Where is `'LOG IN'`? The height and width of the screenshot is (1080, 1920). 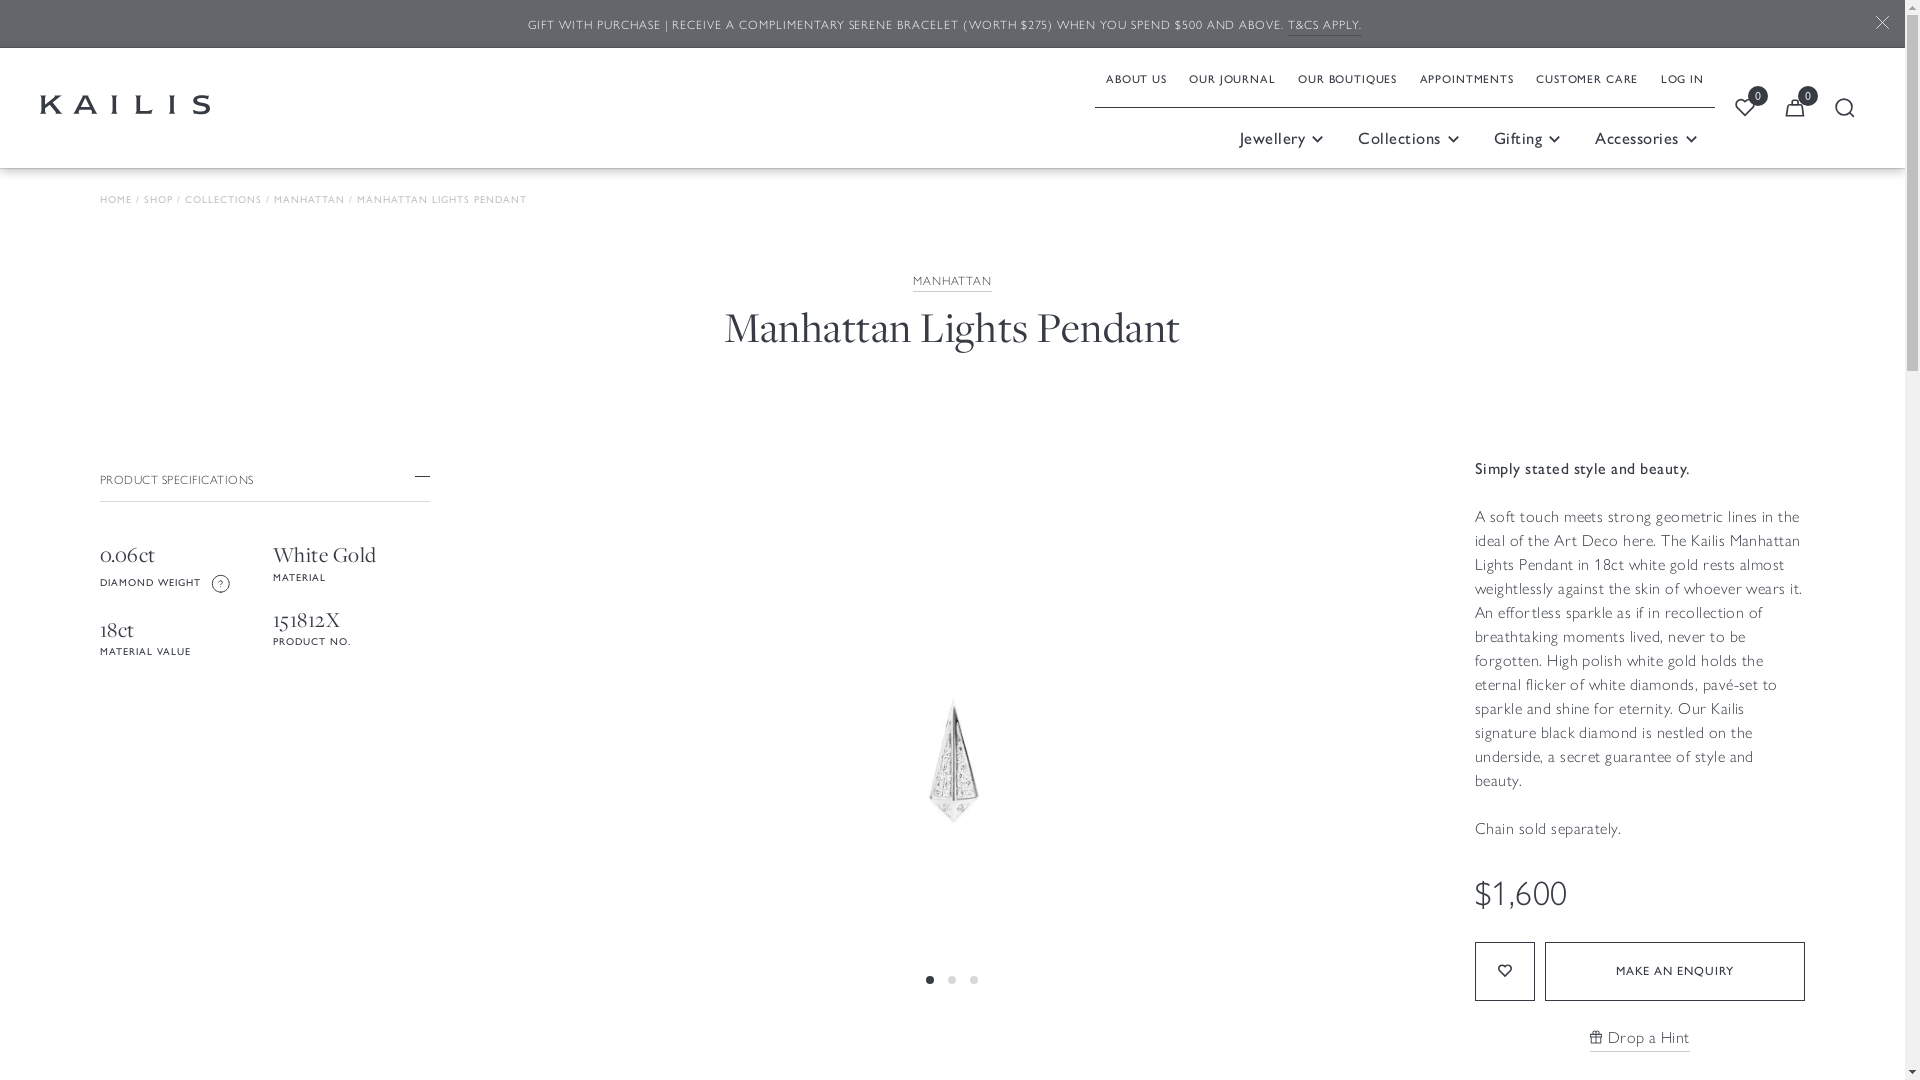
'LOG IN' is located at coordinates (1680, 76).